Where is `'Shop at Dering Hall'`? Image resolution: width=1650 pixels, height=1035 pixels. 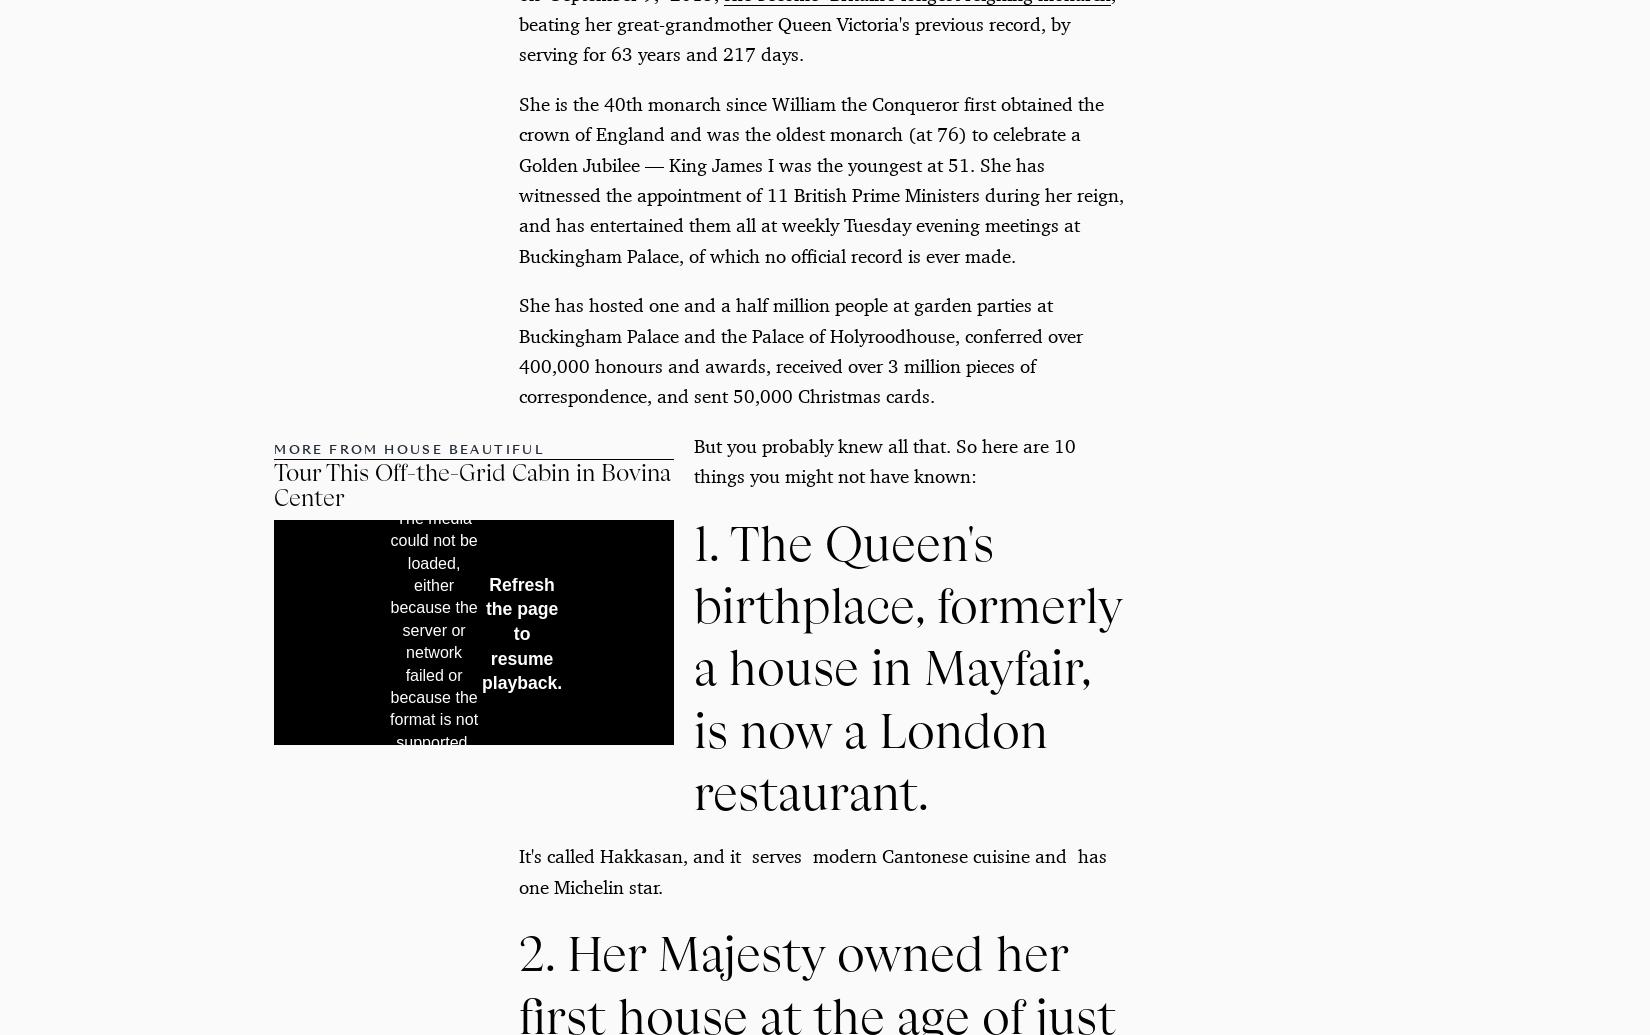 'Shop at Dering Hall' is located at coordinates (607, 890).